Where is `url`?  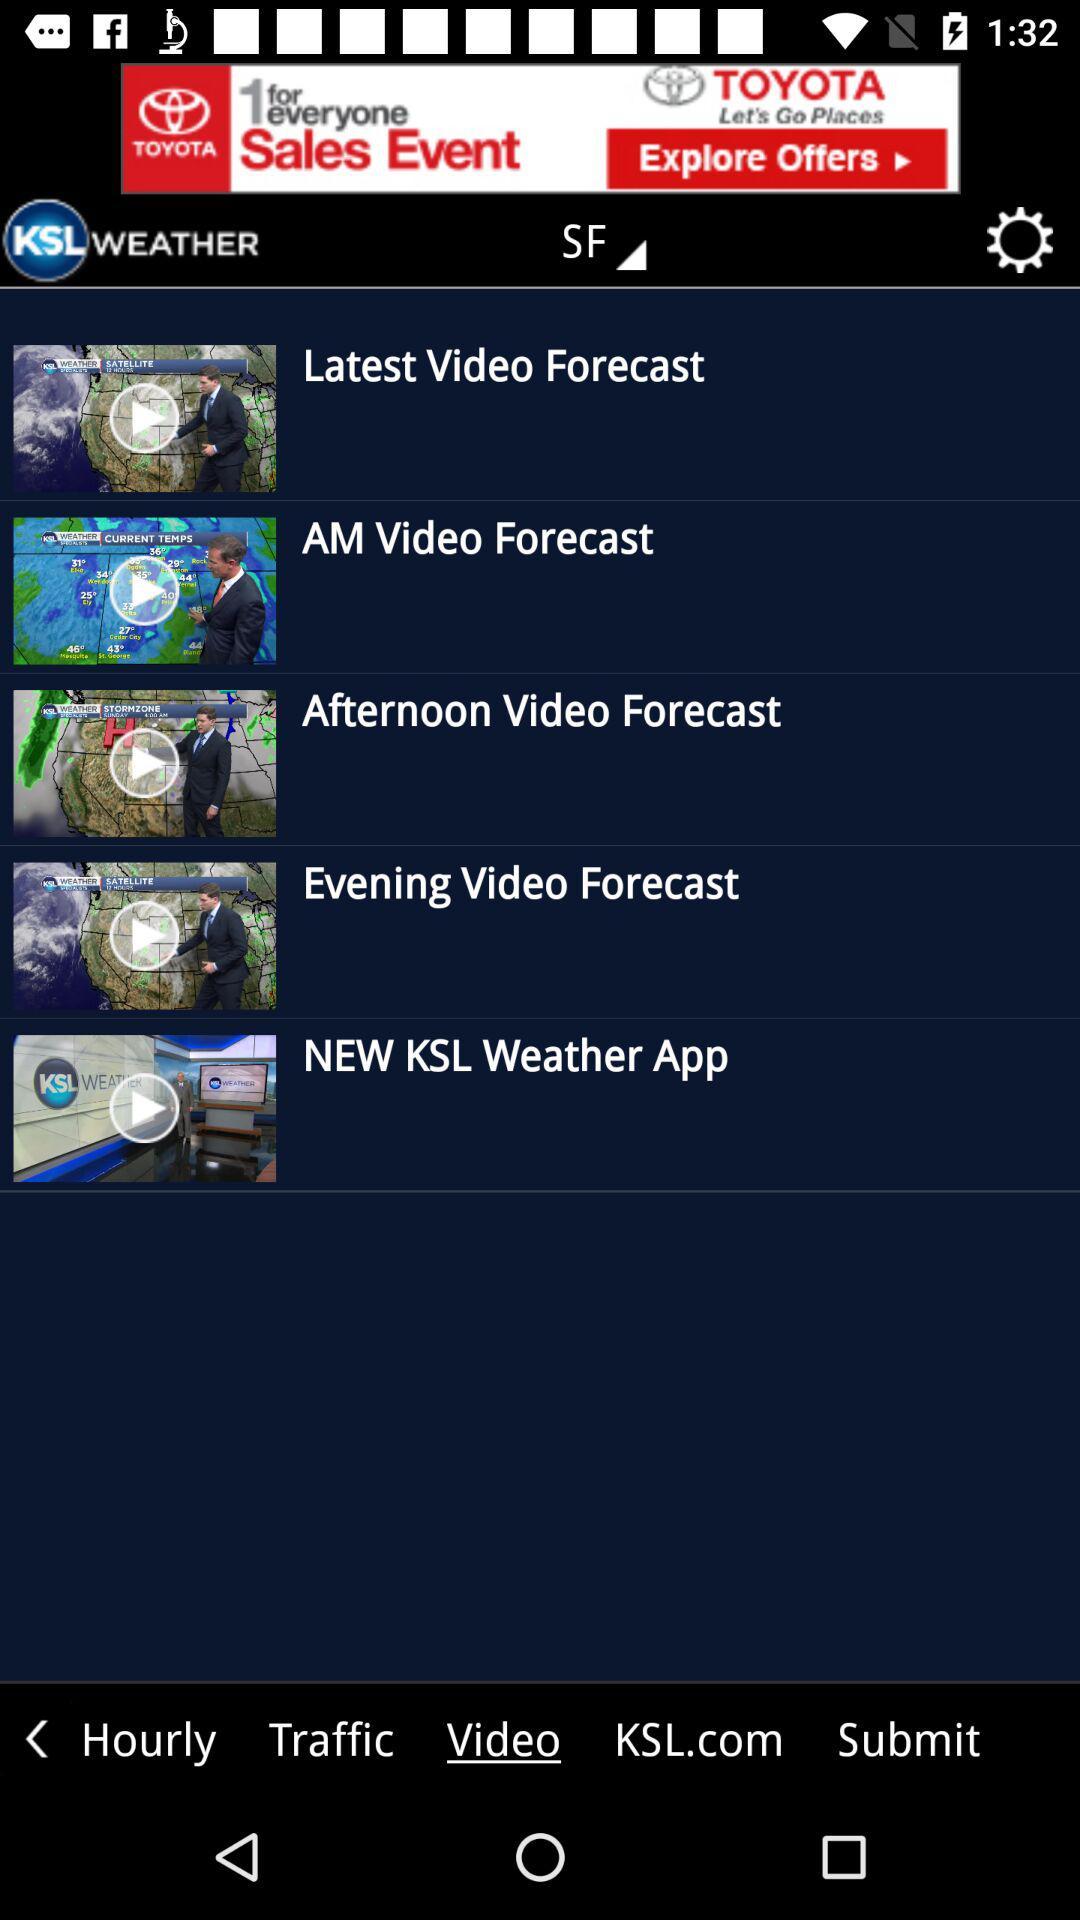
url is located at coordinates (540, 127).